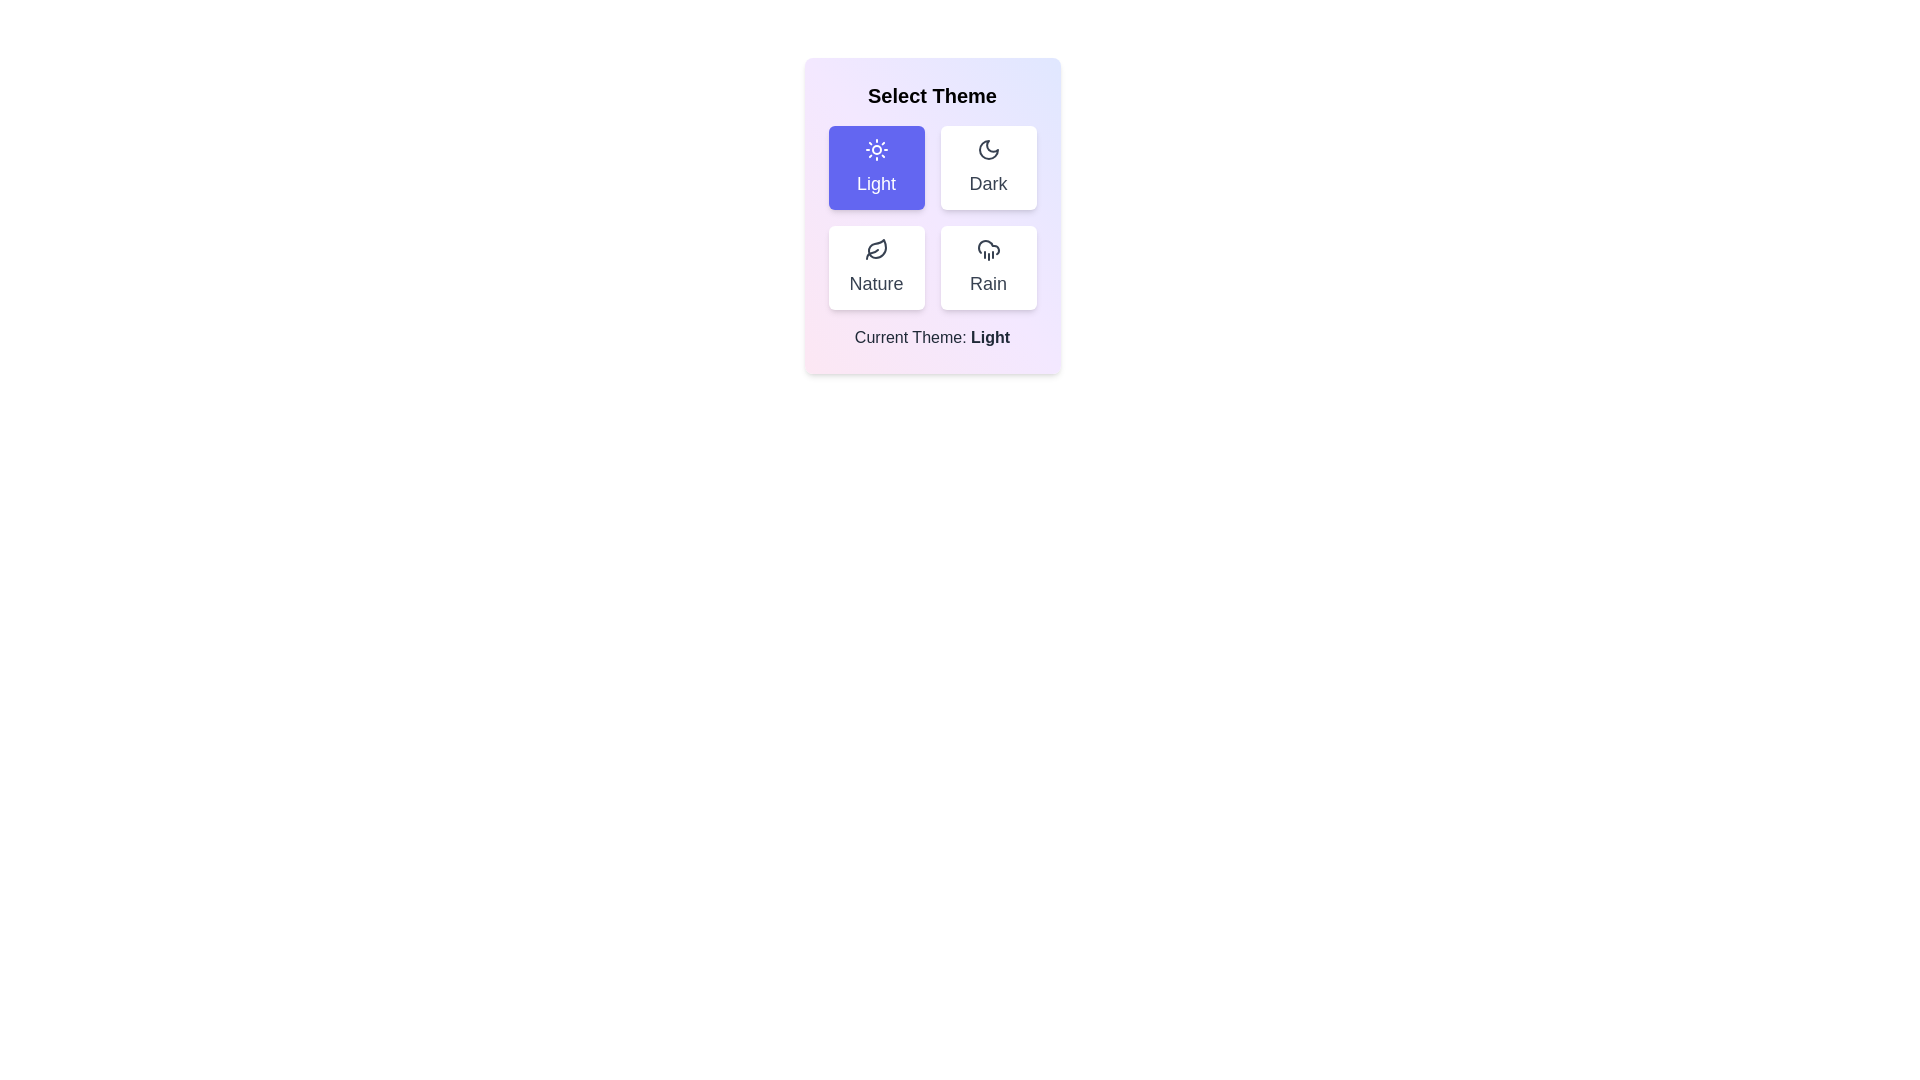 This screenshot has height=1080, width=1920. What do you see at coordinates (988, 266) in the screenshot?
I see `the Rain button to see its hover effect` at bounding box center [988, 266].